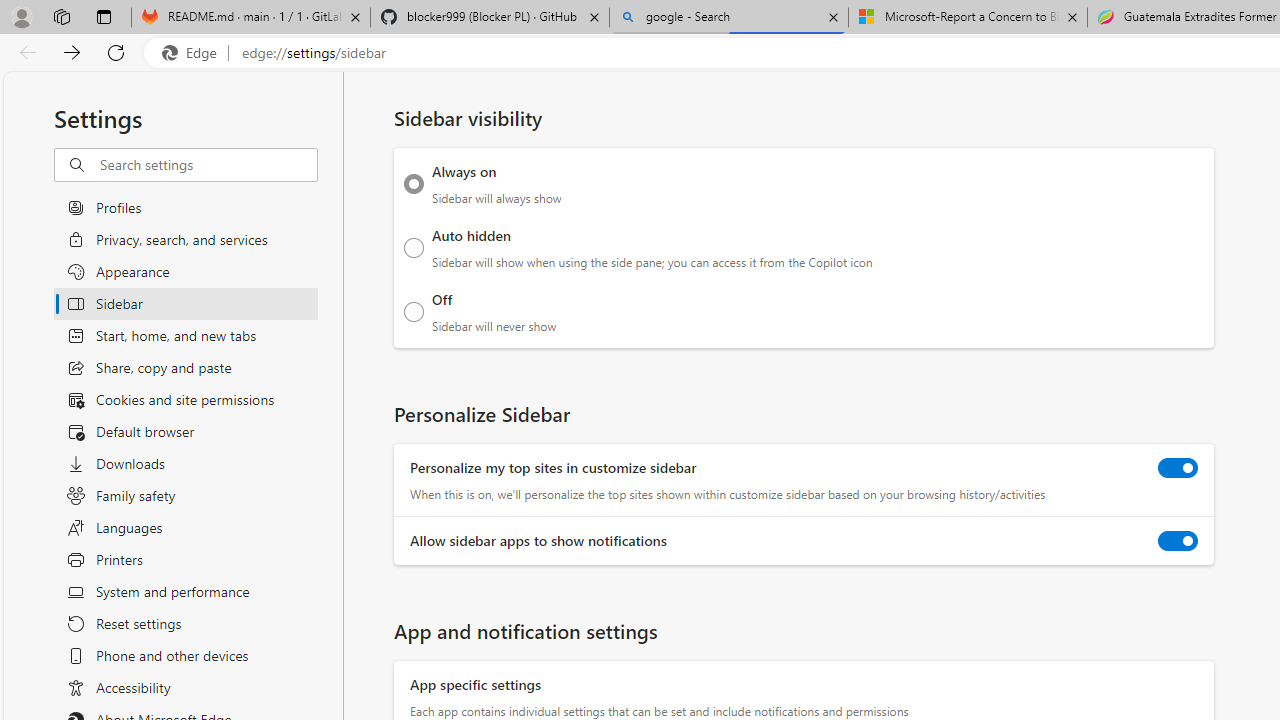 The width and height of the screenshot is (1280, 720). I want to click on 'Search settings', so click(208, 164).